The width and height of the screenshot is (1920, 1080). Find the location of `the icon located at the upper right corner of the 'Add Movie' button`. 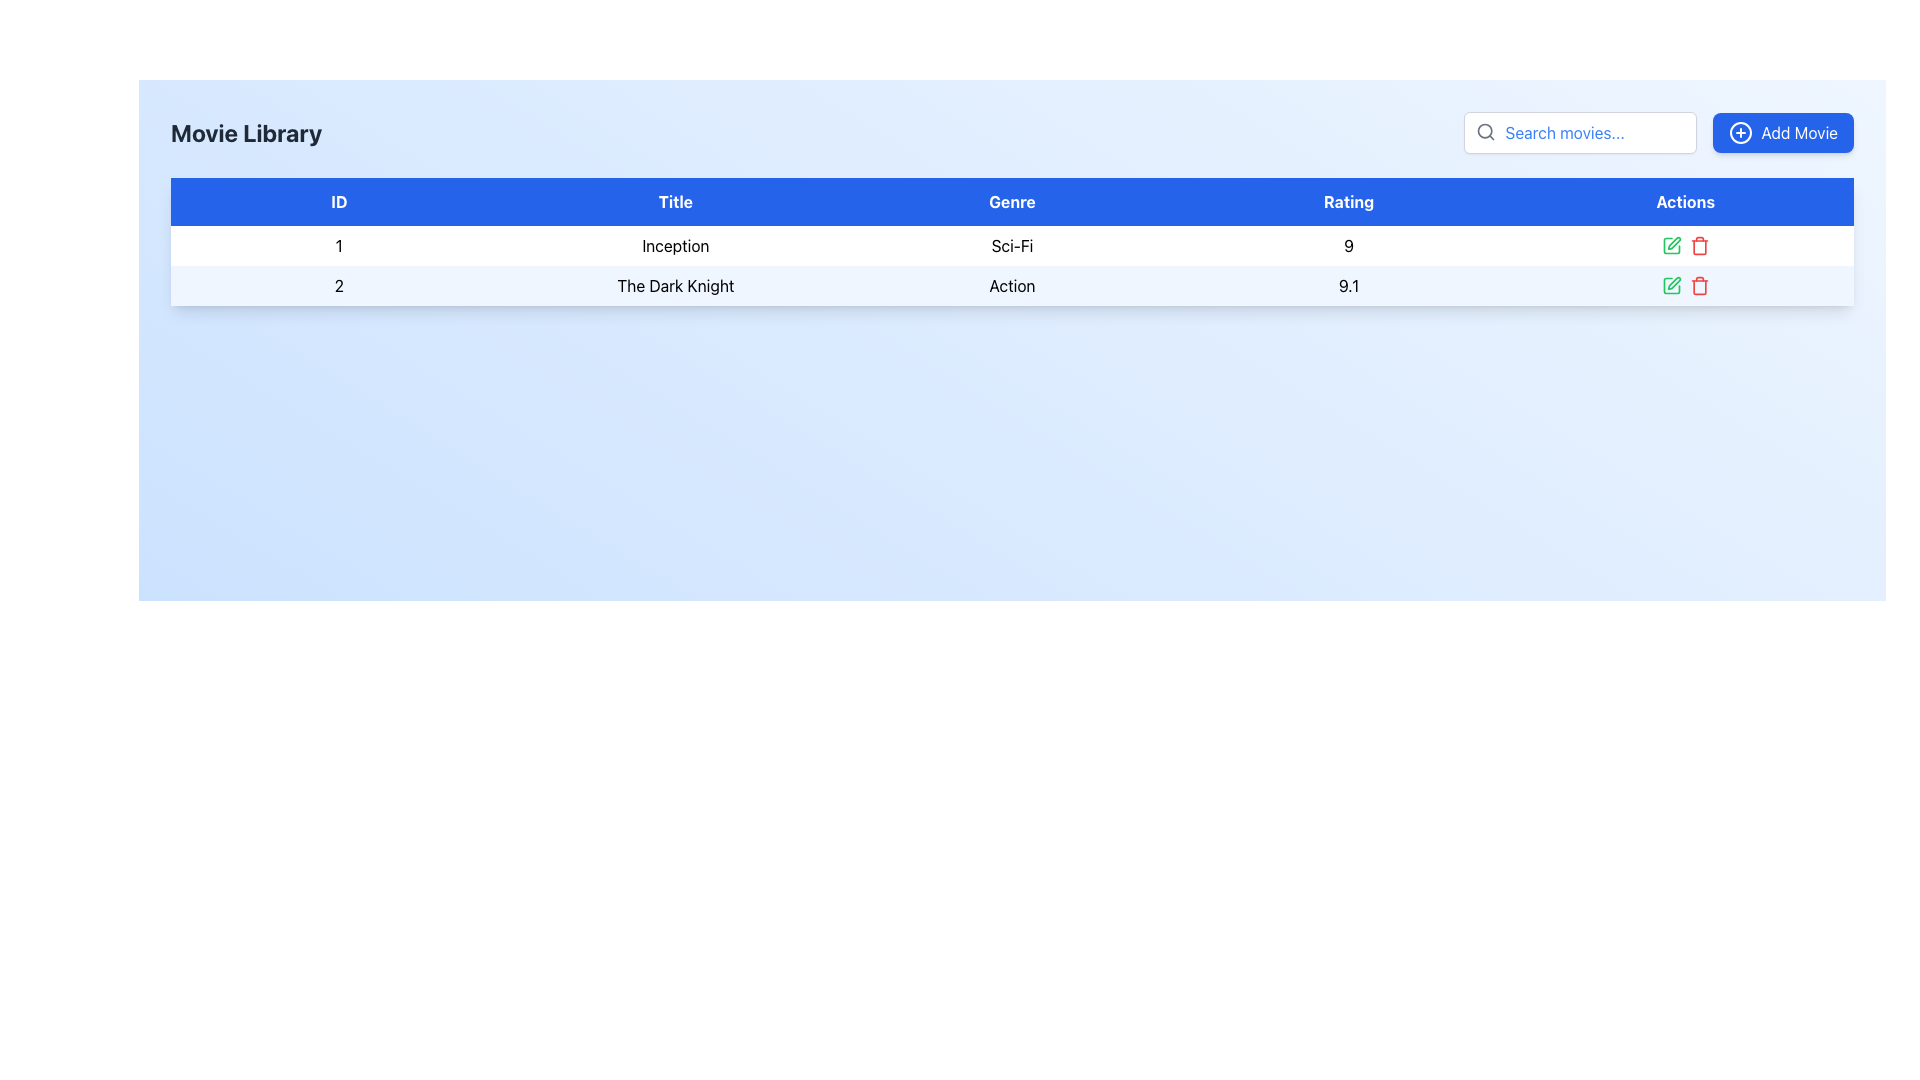

the icon located at the upper right corner of the 'Add Movie' button is located at coordinates (1740, 132).